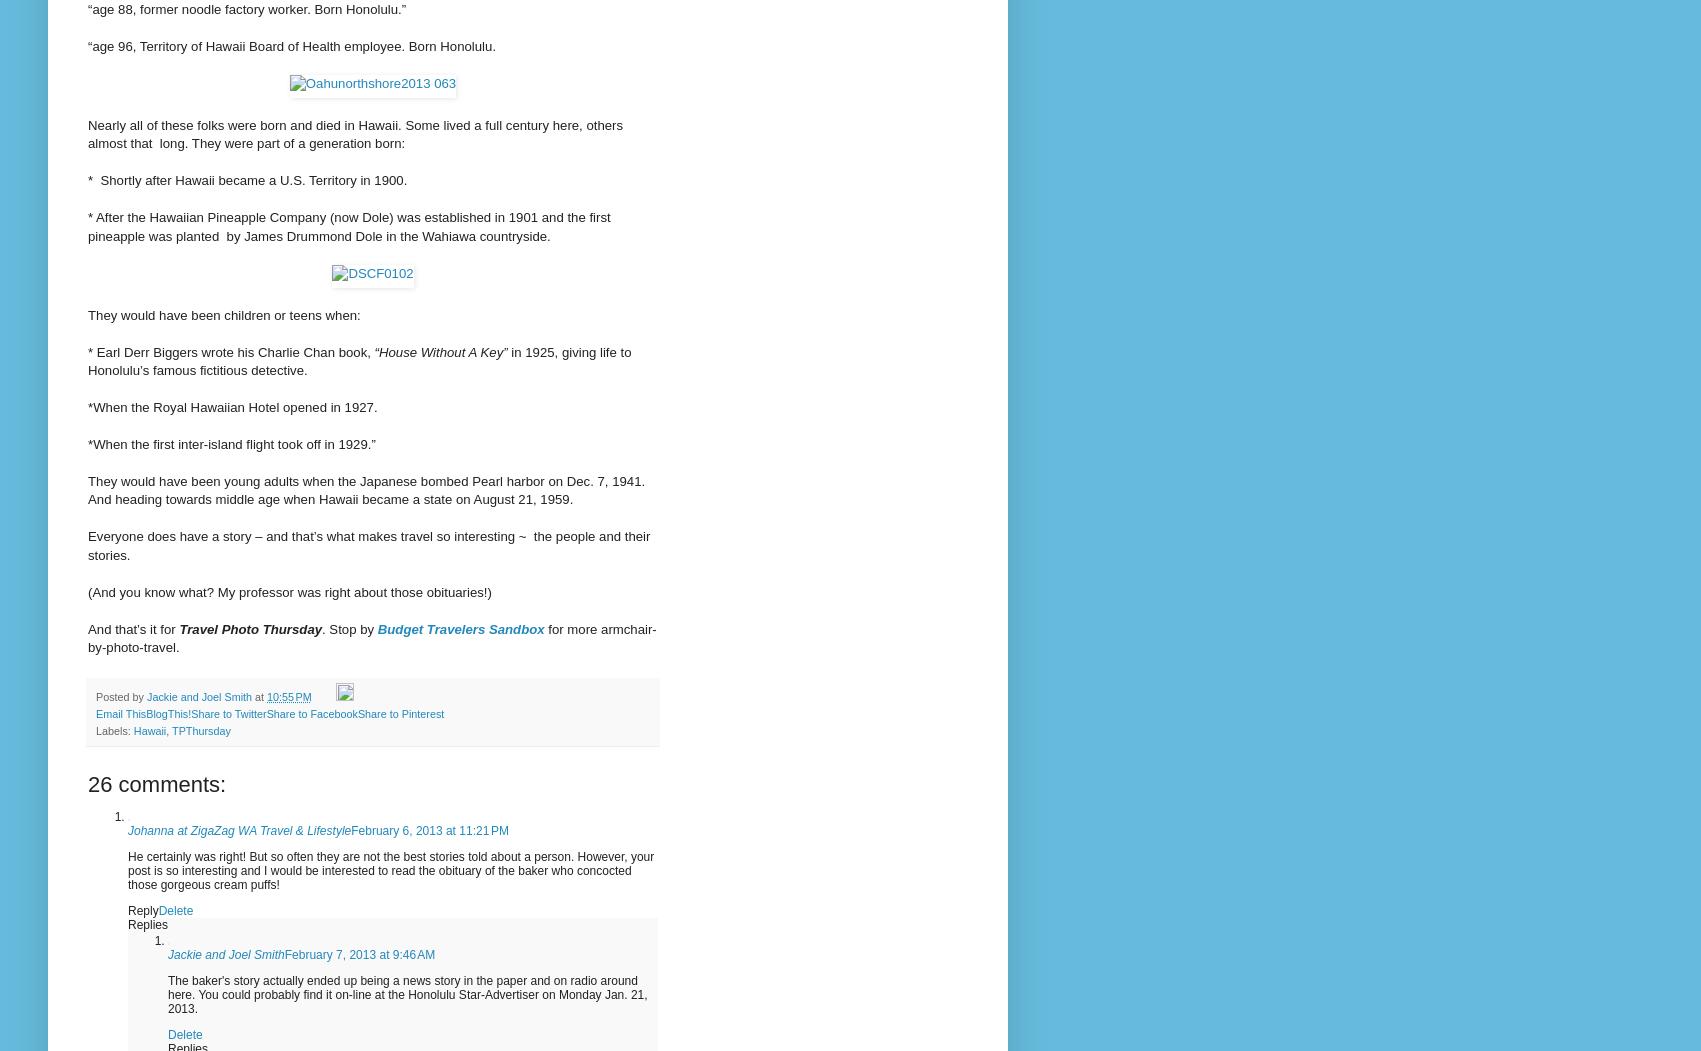  Describe the element at coordinates (246, 8) in the screenshot. I see `'“age 88, former noodle factory worker. Born Honolulu.”'` at that location.